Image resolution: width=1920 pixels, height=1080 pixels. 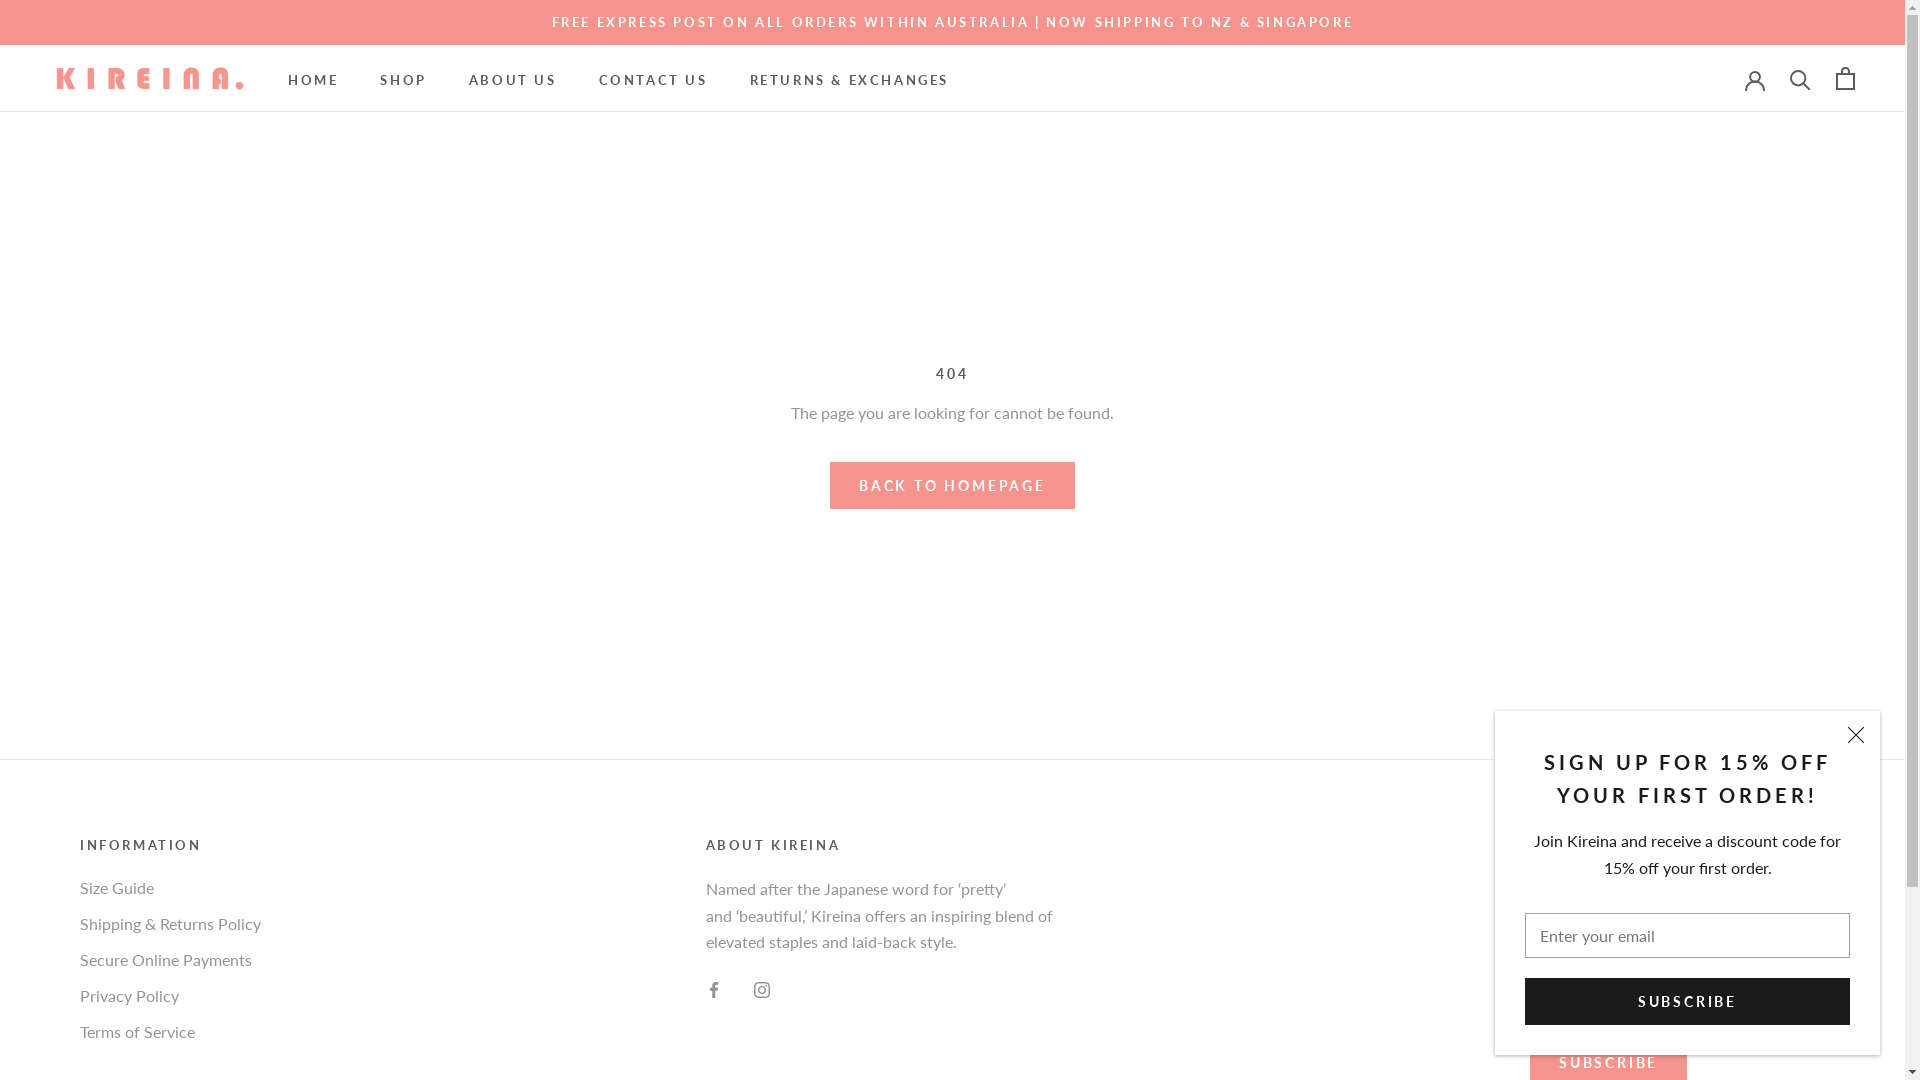 What do you see at coordinates (170, 959) in the screenshot?
I see `'Secure Online Payments'` at bounding box center [170, 959].